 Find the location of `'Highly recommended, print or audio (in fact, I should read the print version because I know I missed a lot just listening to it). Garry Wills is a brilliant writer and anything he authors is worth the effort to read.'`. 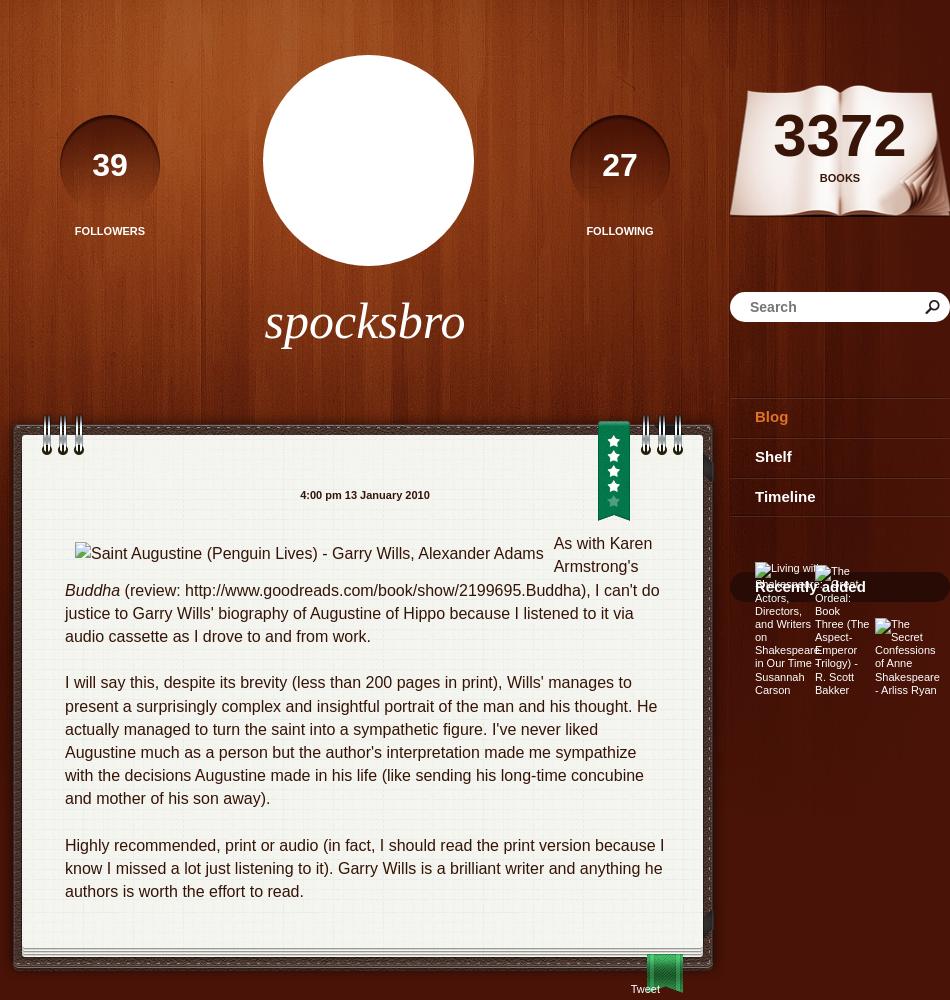

'Highly recommended, print or audio (in fact, I should read the print version because I know I missed a lot just listening to it). Garry Wills is a brilliant writer and anything he authors is worth the effort to read.' is located at coordinates (363, 867).